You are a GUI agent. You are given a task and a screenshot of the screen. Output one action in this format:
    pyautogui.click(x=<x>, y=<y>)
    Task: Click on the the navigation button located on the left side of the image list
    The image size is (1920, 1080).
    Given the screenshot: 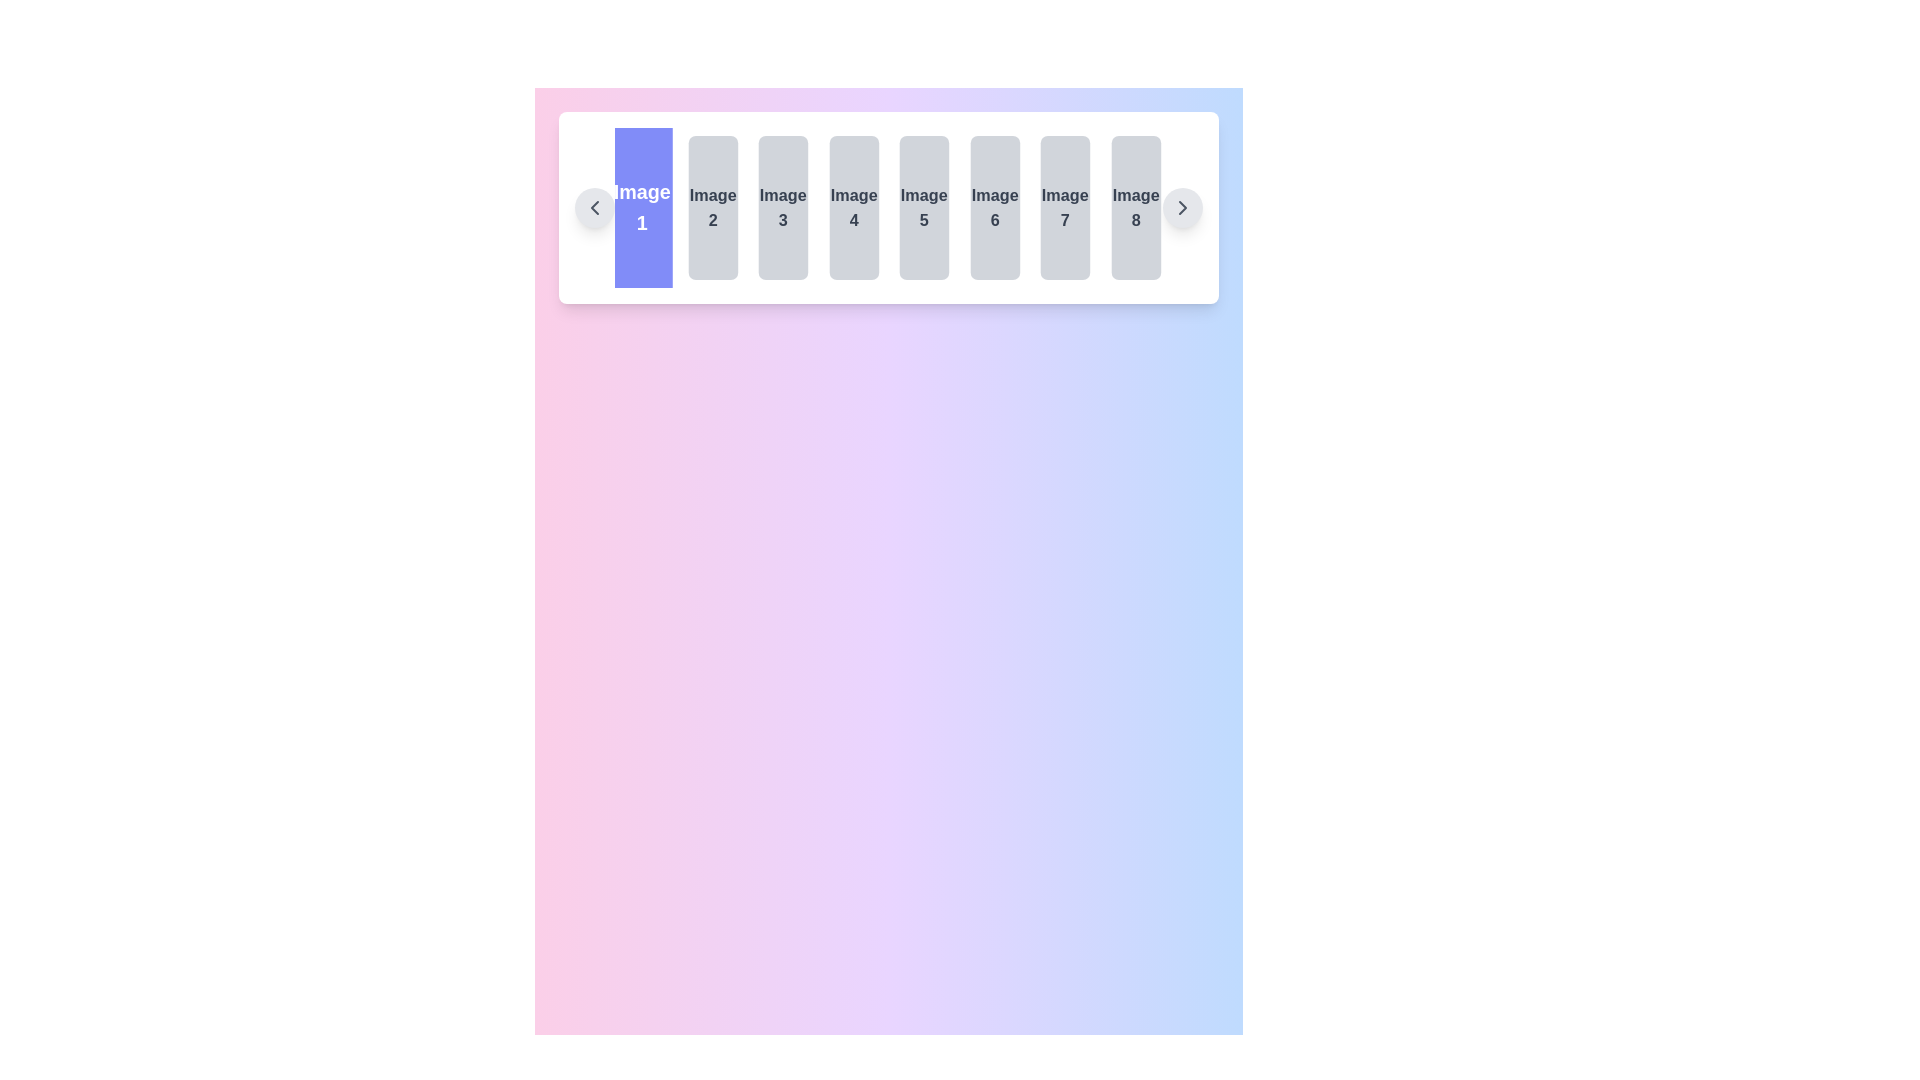 What is the action you would take?
    pyautogui.click(x=594, y=208)
    